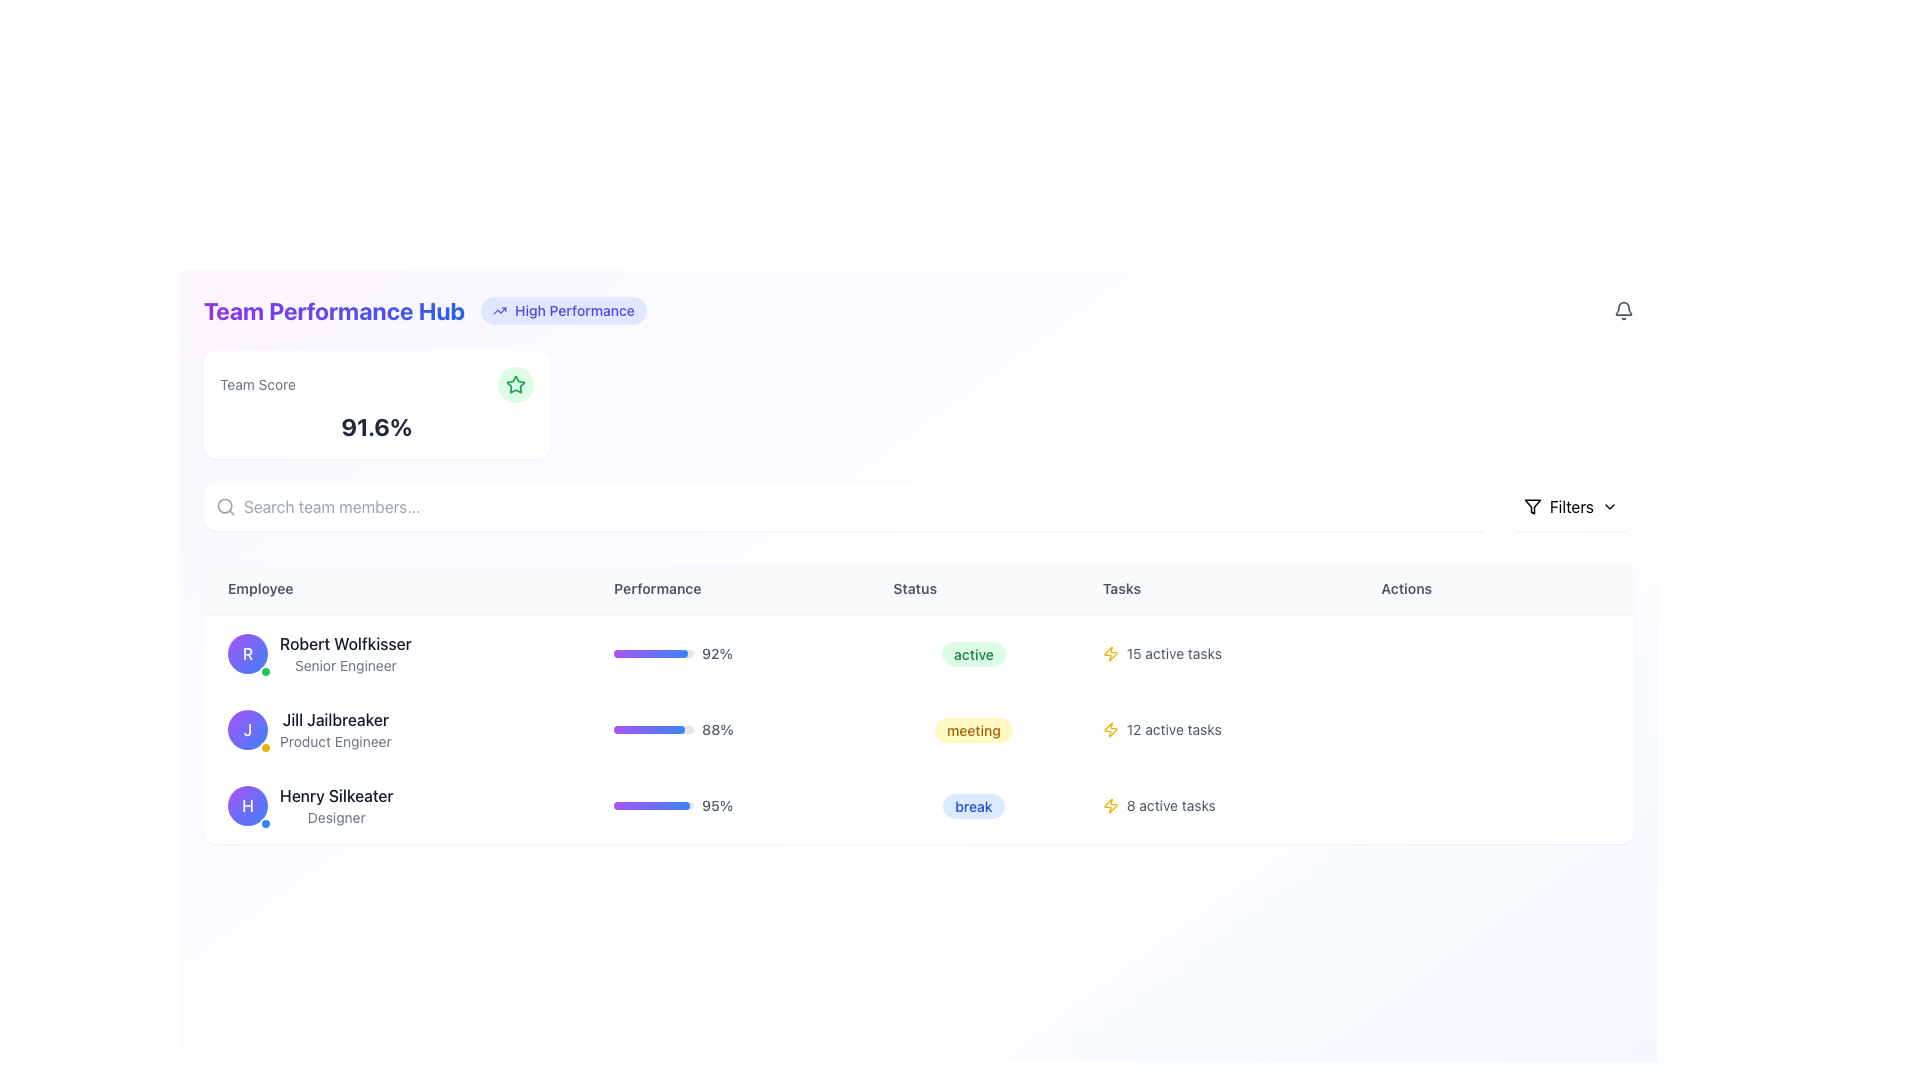 This screenshot has height=1080, width=1920. Describe the element at coordinates (264, 671) in the screenshot. I see `the small circular status indicator with a green background and white border, located in the bottom-right corner of the circular avatar containing the letter 'R'` at that location.